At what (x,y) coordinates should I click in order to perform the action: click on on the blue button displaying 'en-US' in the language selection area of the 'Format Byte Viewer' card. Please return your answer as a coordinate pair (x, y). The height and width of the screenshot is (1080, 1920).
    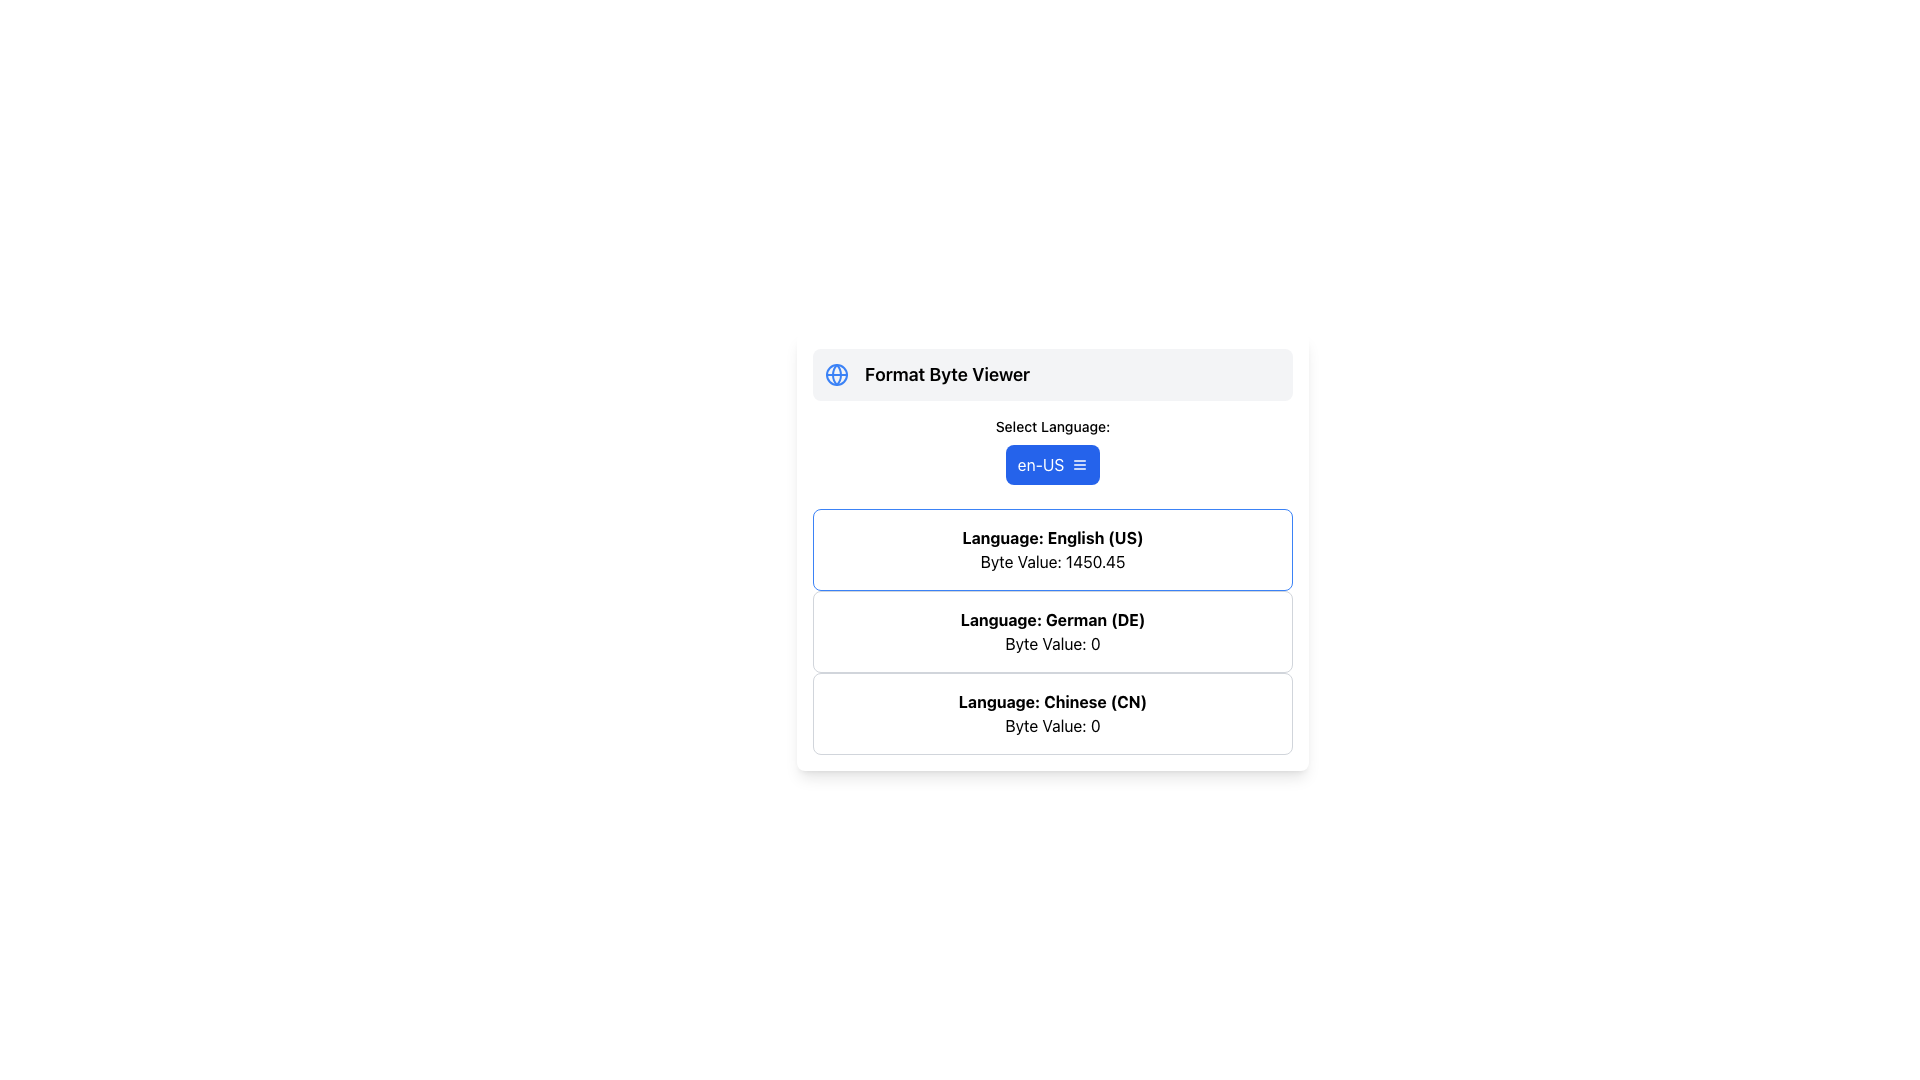
    Looking at the image, I should click on (1051, 451).